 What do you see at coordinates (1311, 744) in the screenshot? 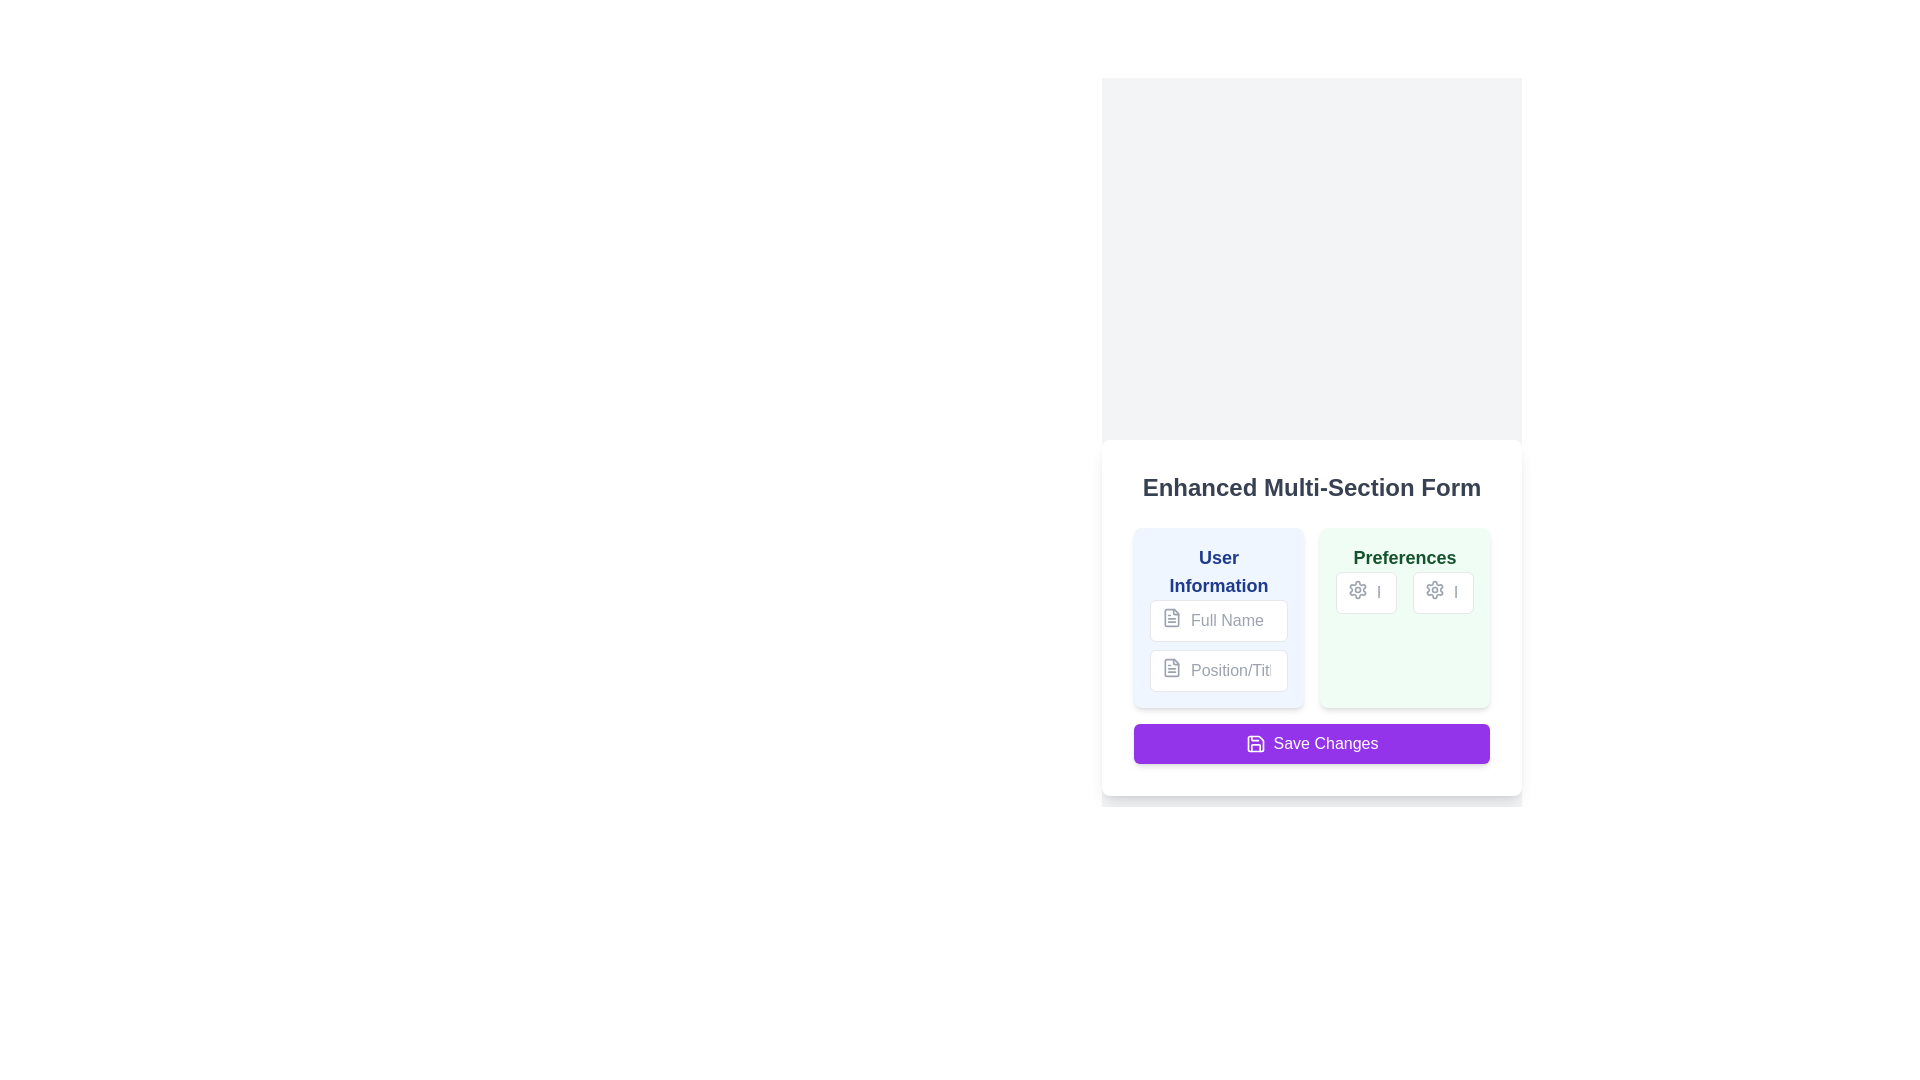
I see `the purple 'Save Changes' button with white text and a save icon located at the bottom of the user form grid` at bounding box center [1311, 744].